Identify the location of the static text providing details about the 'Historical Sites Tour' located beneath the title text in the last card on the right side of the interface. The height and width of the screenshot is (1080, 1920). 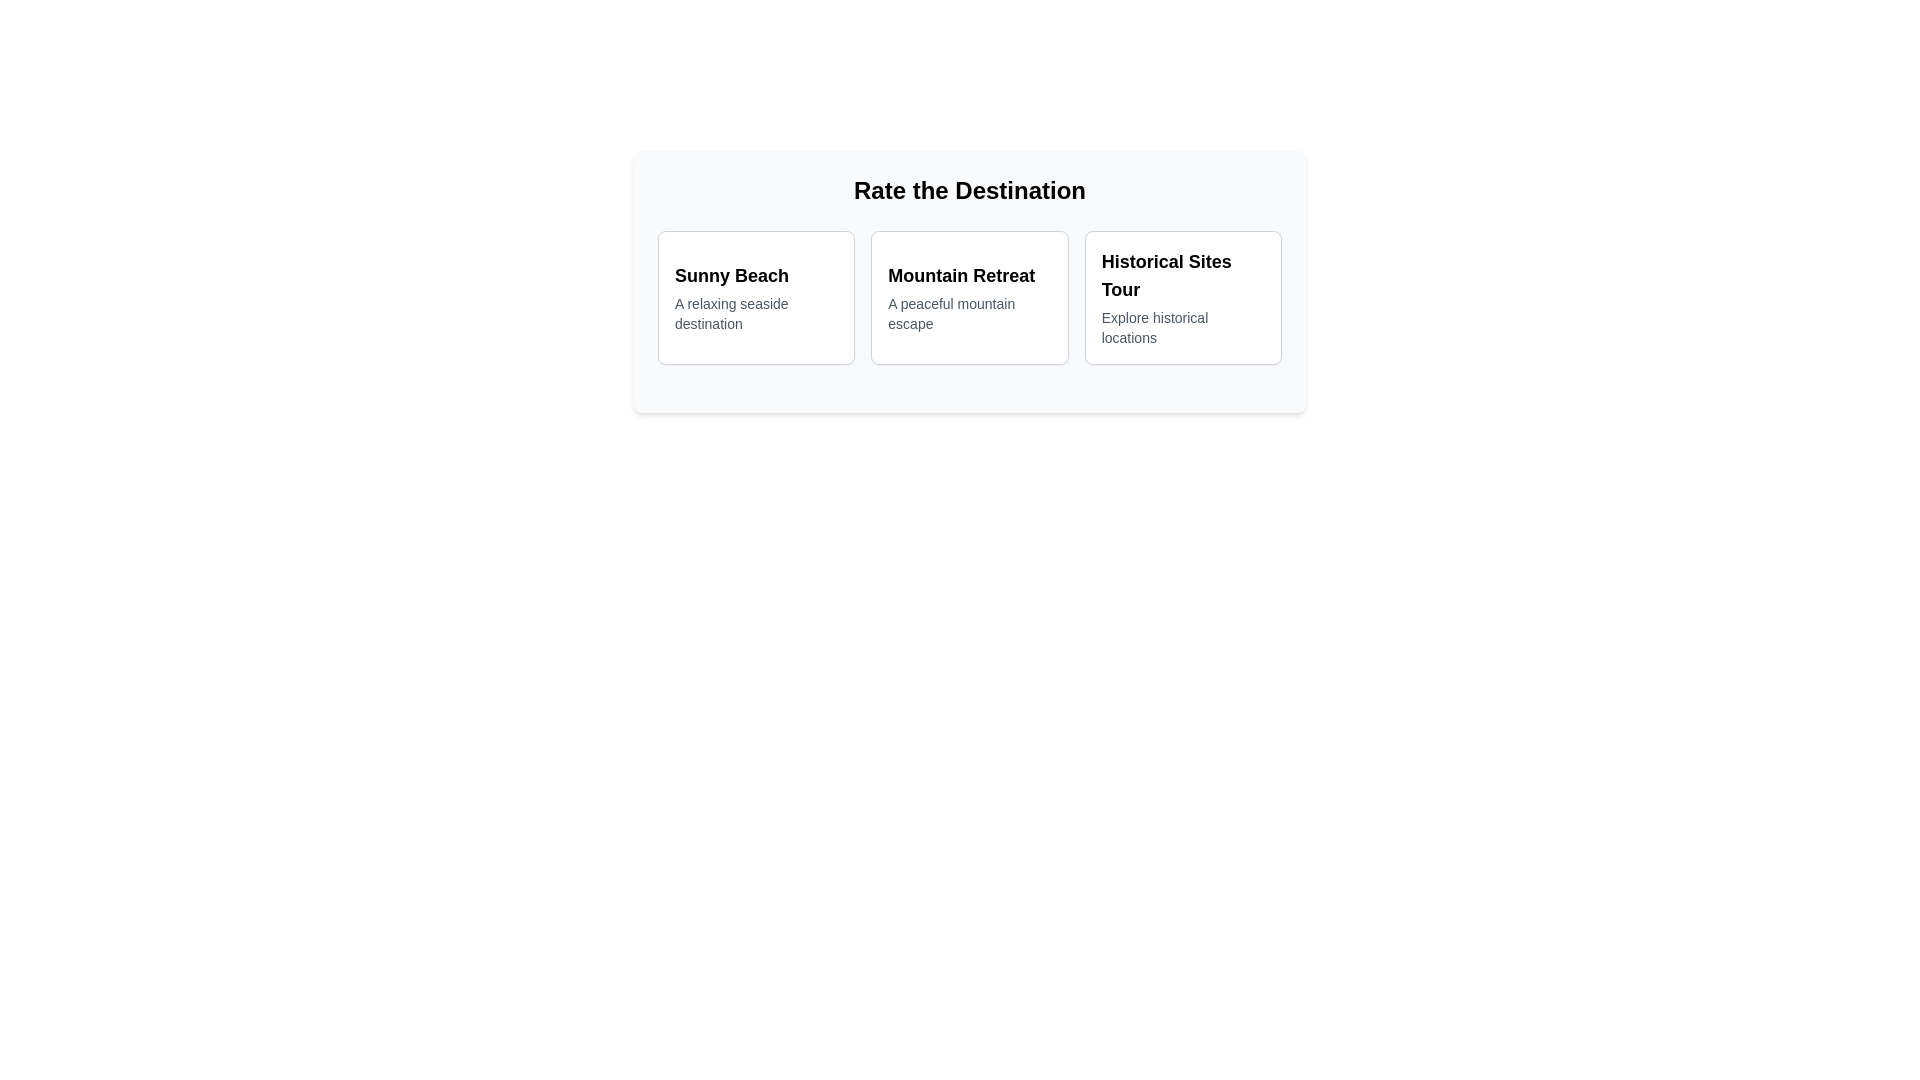
(1183, 326).